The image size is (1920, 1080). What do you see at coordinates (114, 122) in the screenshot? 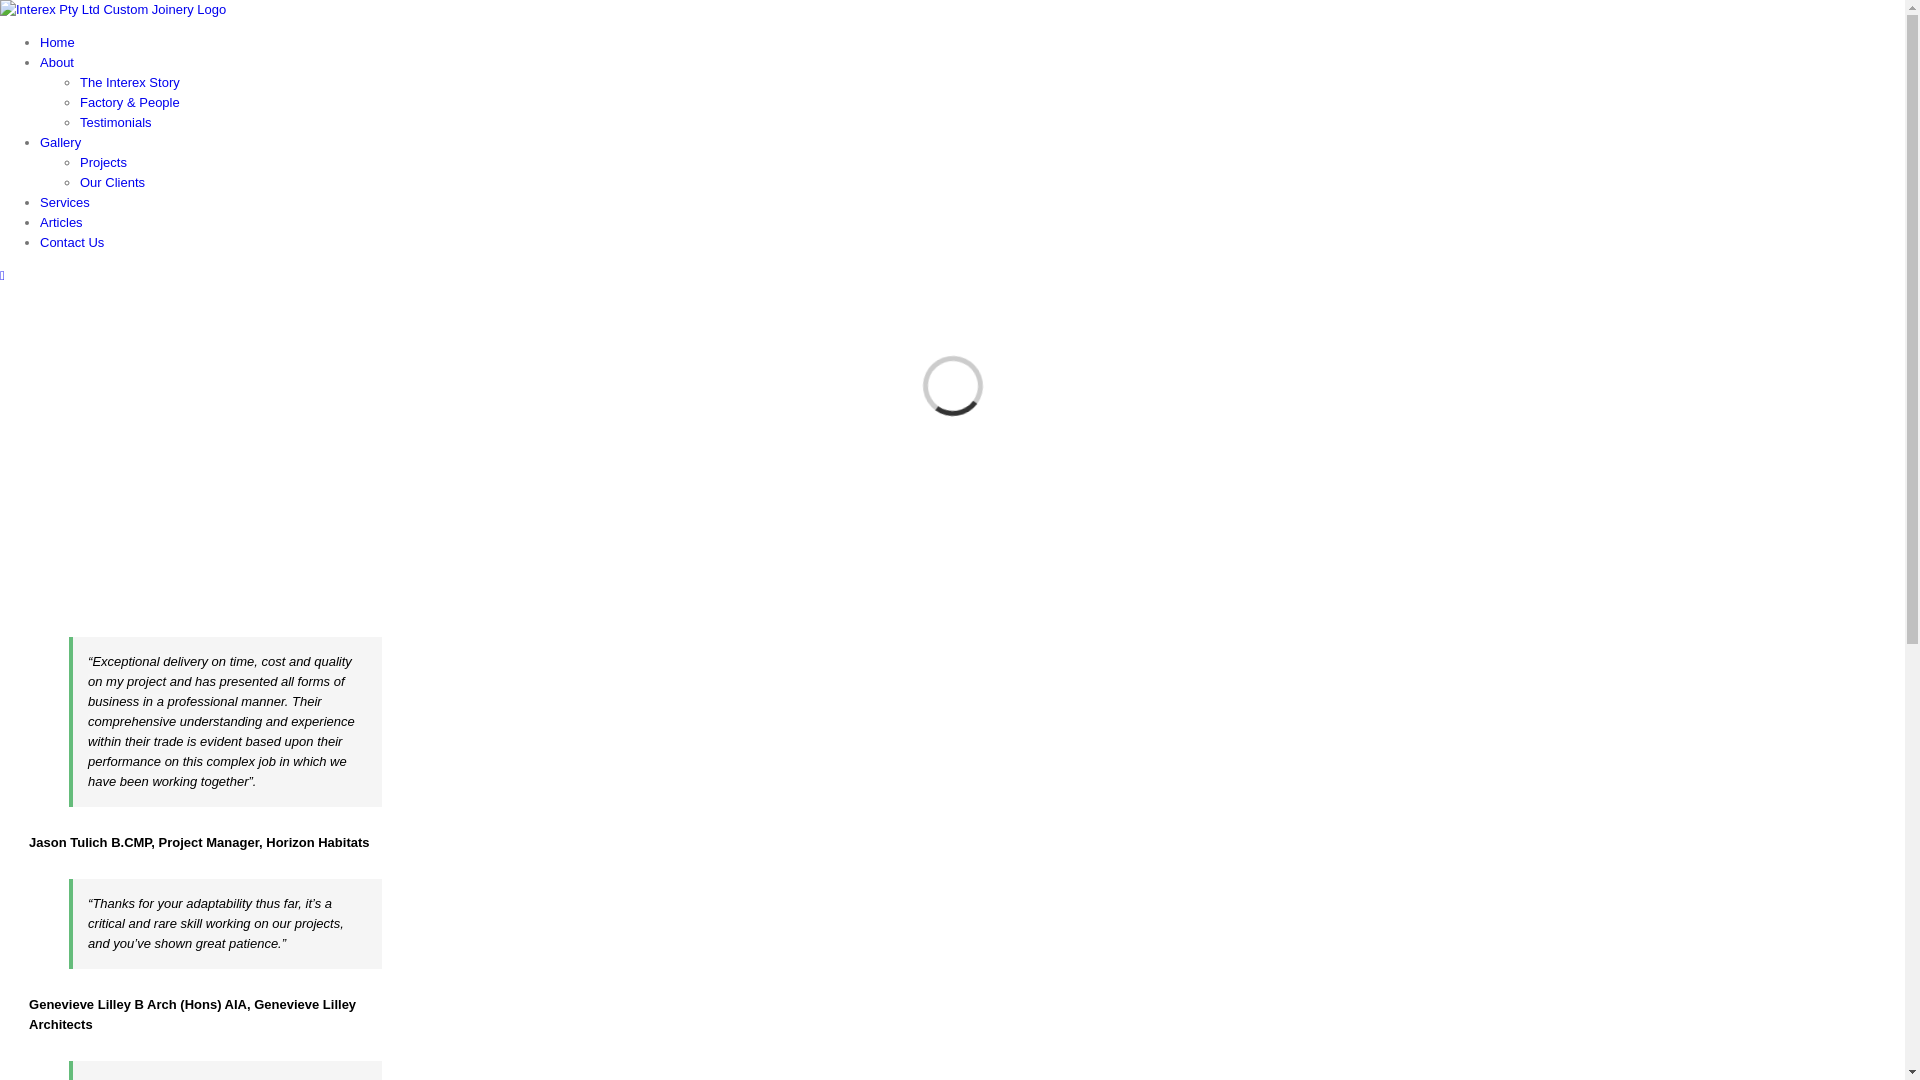
I see `'Testimonials'` at bounding box center [114, 122].